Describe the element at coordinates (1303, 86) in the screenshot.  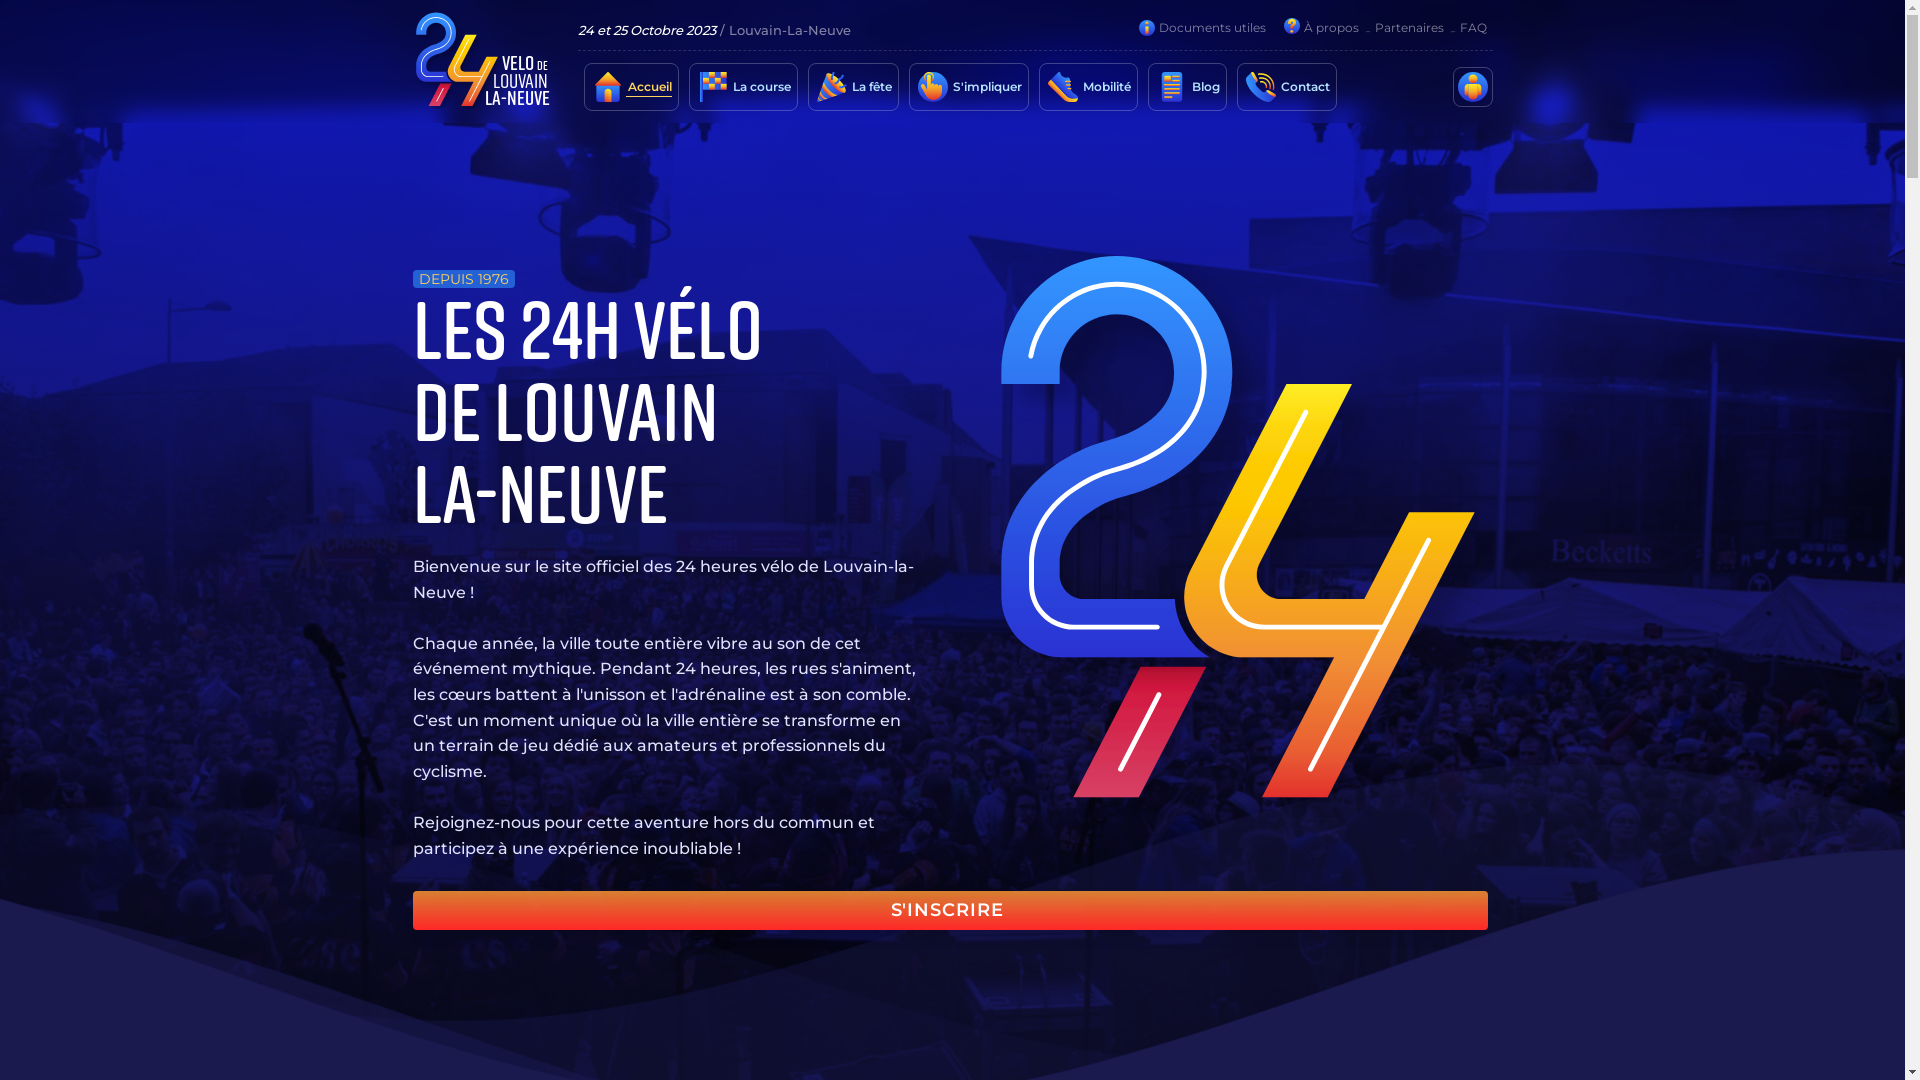
I see `'Contact'` at that location.